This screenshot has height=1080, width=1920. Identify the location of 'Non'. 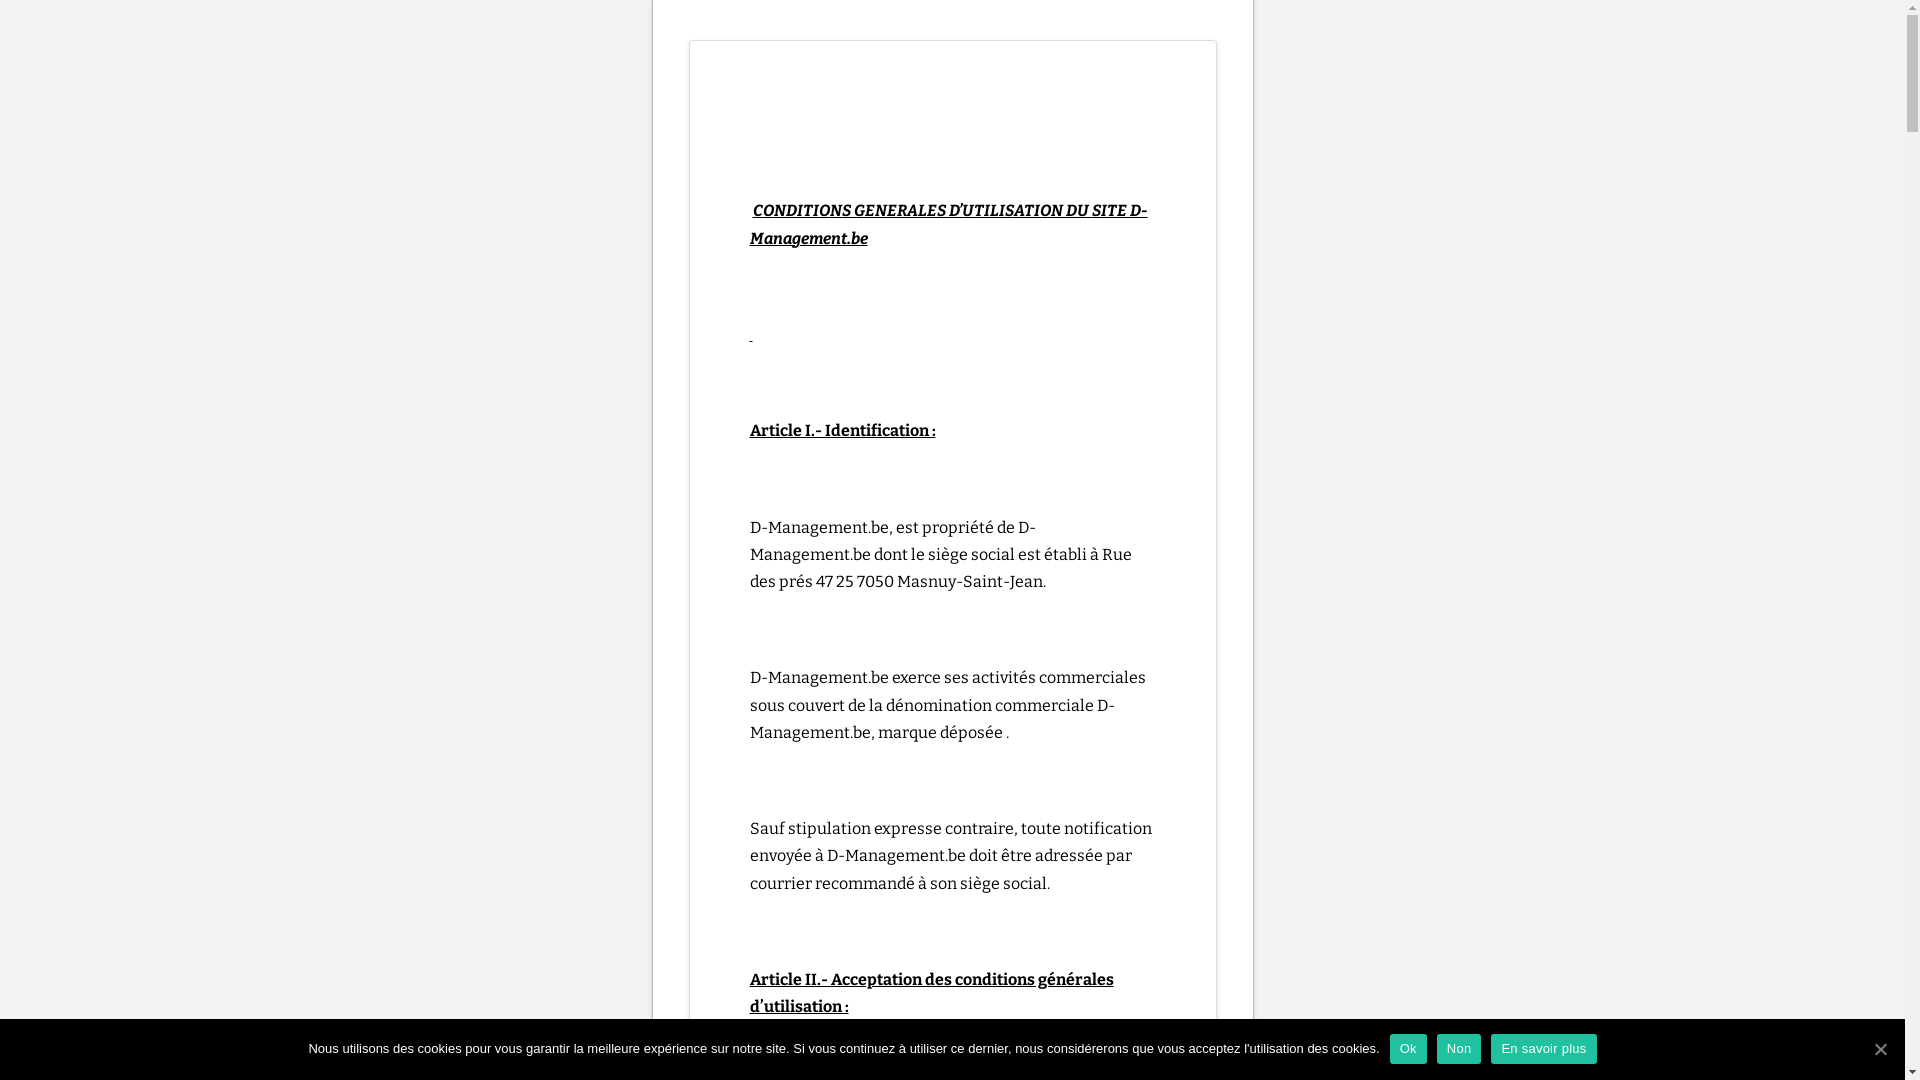
(1459, 1048).